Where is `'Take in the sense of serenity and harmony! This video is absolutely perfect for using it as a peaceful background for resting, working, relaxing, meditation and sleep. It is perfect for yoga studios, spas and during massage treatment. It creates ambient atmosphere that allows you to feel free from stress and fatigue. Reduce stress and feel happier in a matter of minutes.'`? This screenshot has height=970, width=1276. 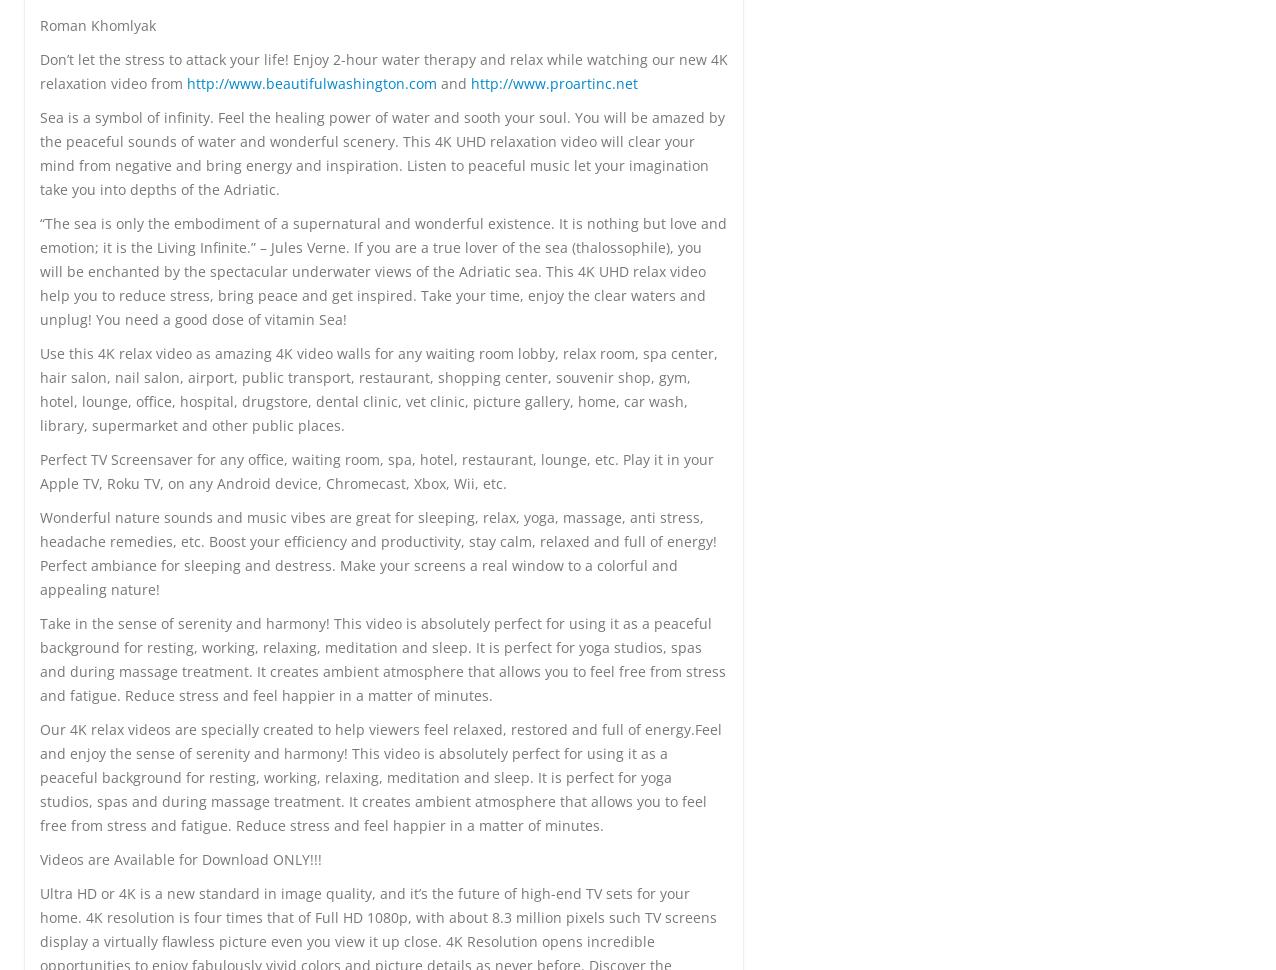 'Take in the sense of serenity and harmony! This video is absolutely perfect for using it as a peaceful background for resting, working, relaxing, meditation and sleep. It is perfect for yoga studios, spas and during massage treatment. It creates ambient atmosphere that allows you to feel free from stress and fatigue. Reduce stress and feel happier in a matter of minutes.' is located at coordinates (382, 657).